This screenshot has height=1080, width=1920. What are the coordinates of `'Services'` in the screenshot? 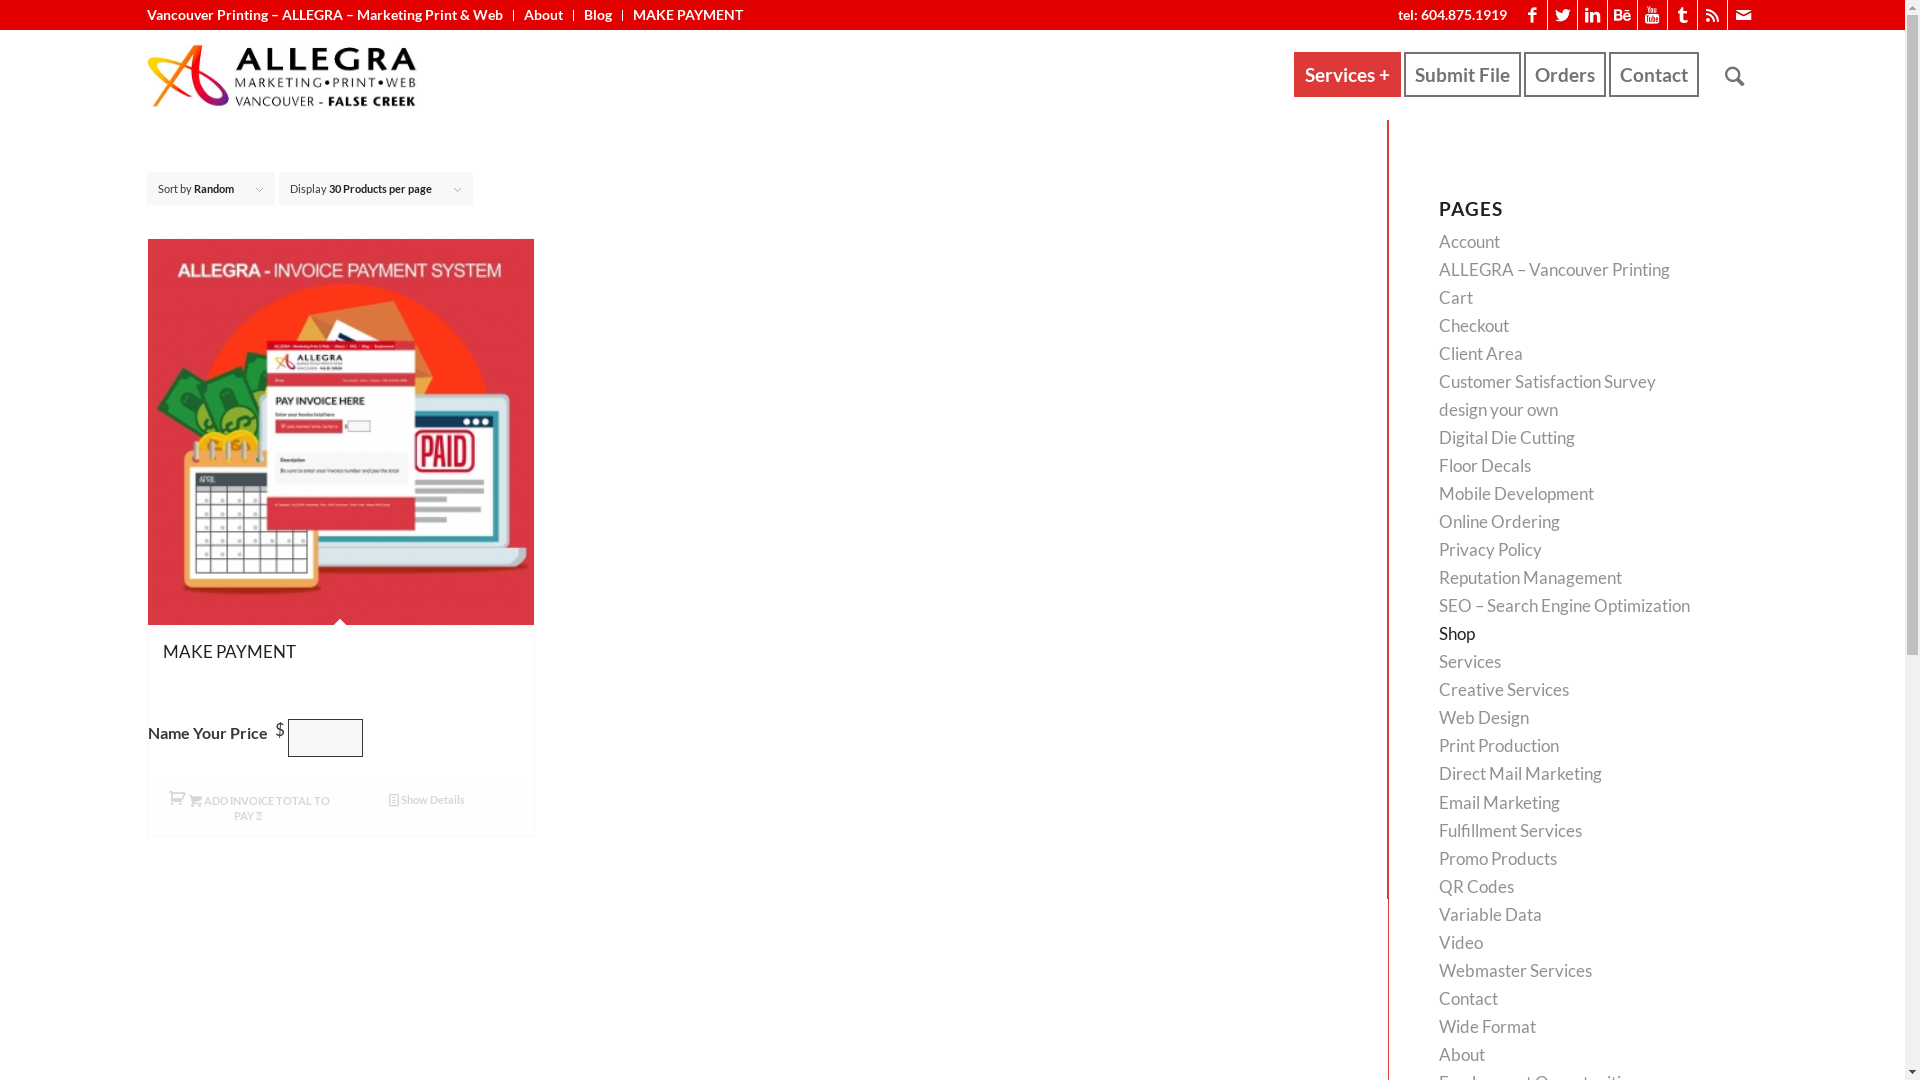 It's located at (1469, 661).